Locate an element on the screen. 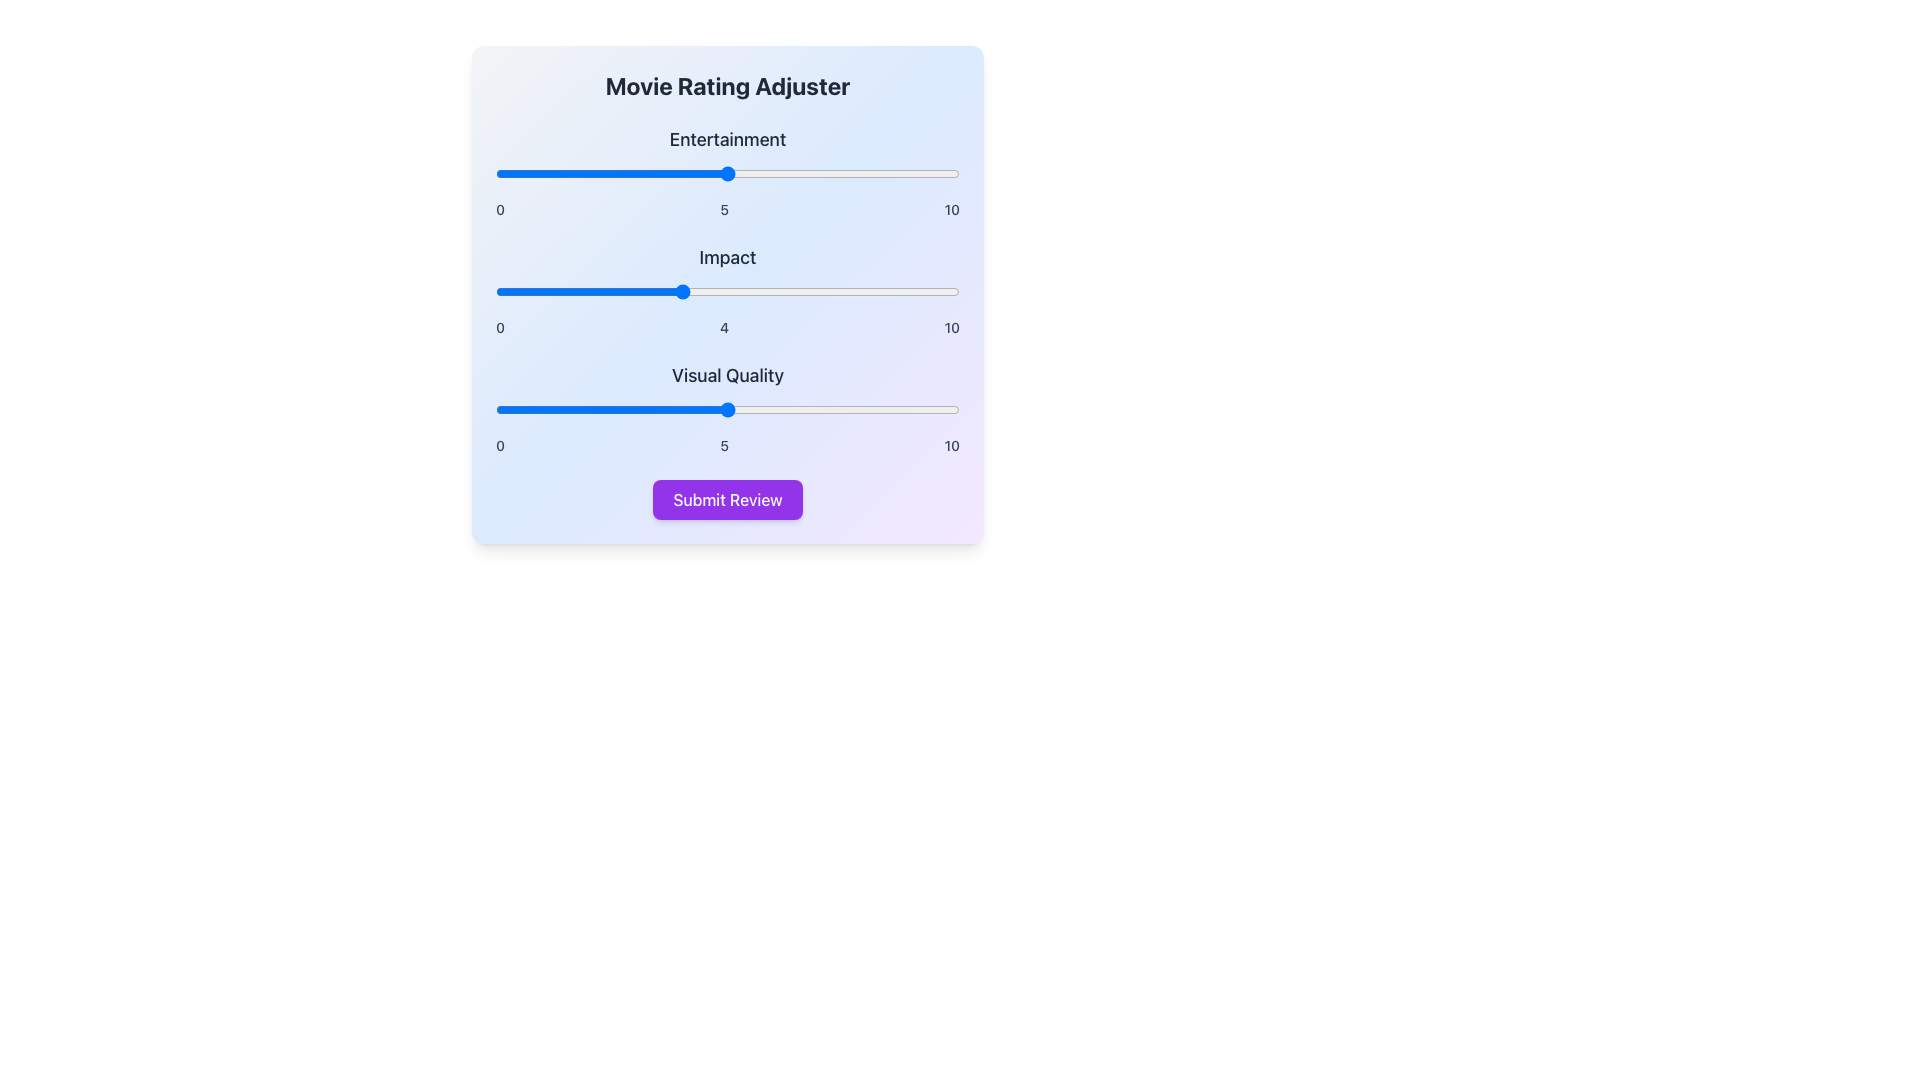  the numeric scale label located directly below the 'Impact' slider, which displays values ranging from '0' to '10' is located at coordinates (727, 326).